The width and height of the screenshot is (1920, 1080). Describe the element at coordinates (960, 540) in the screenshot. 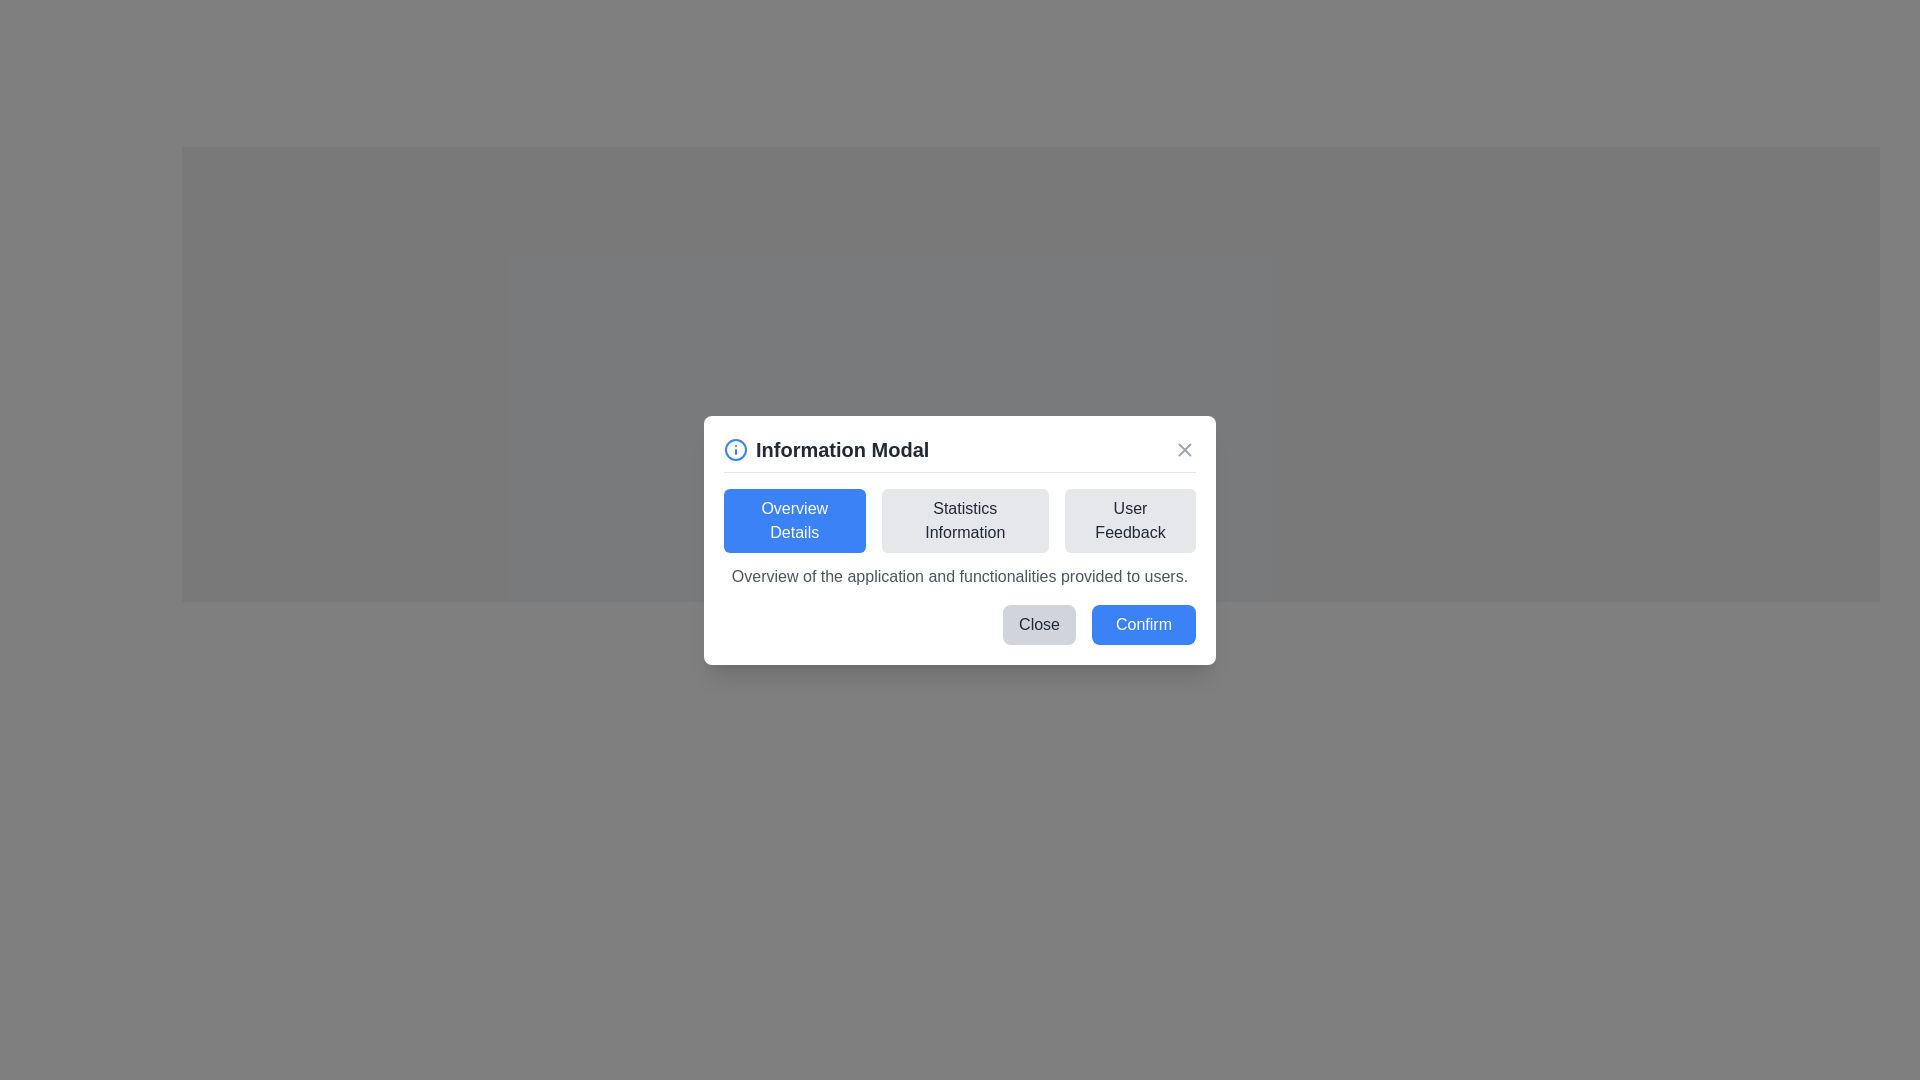

I see `the buttons located at the bottom of the 'Information Modal' dialog box to interact with them` at that location.